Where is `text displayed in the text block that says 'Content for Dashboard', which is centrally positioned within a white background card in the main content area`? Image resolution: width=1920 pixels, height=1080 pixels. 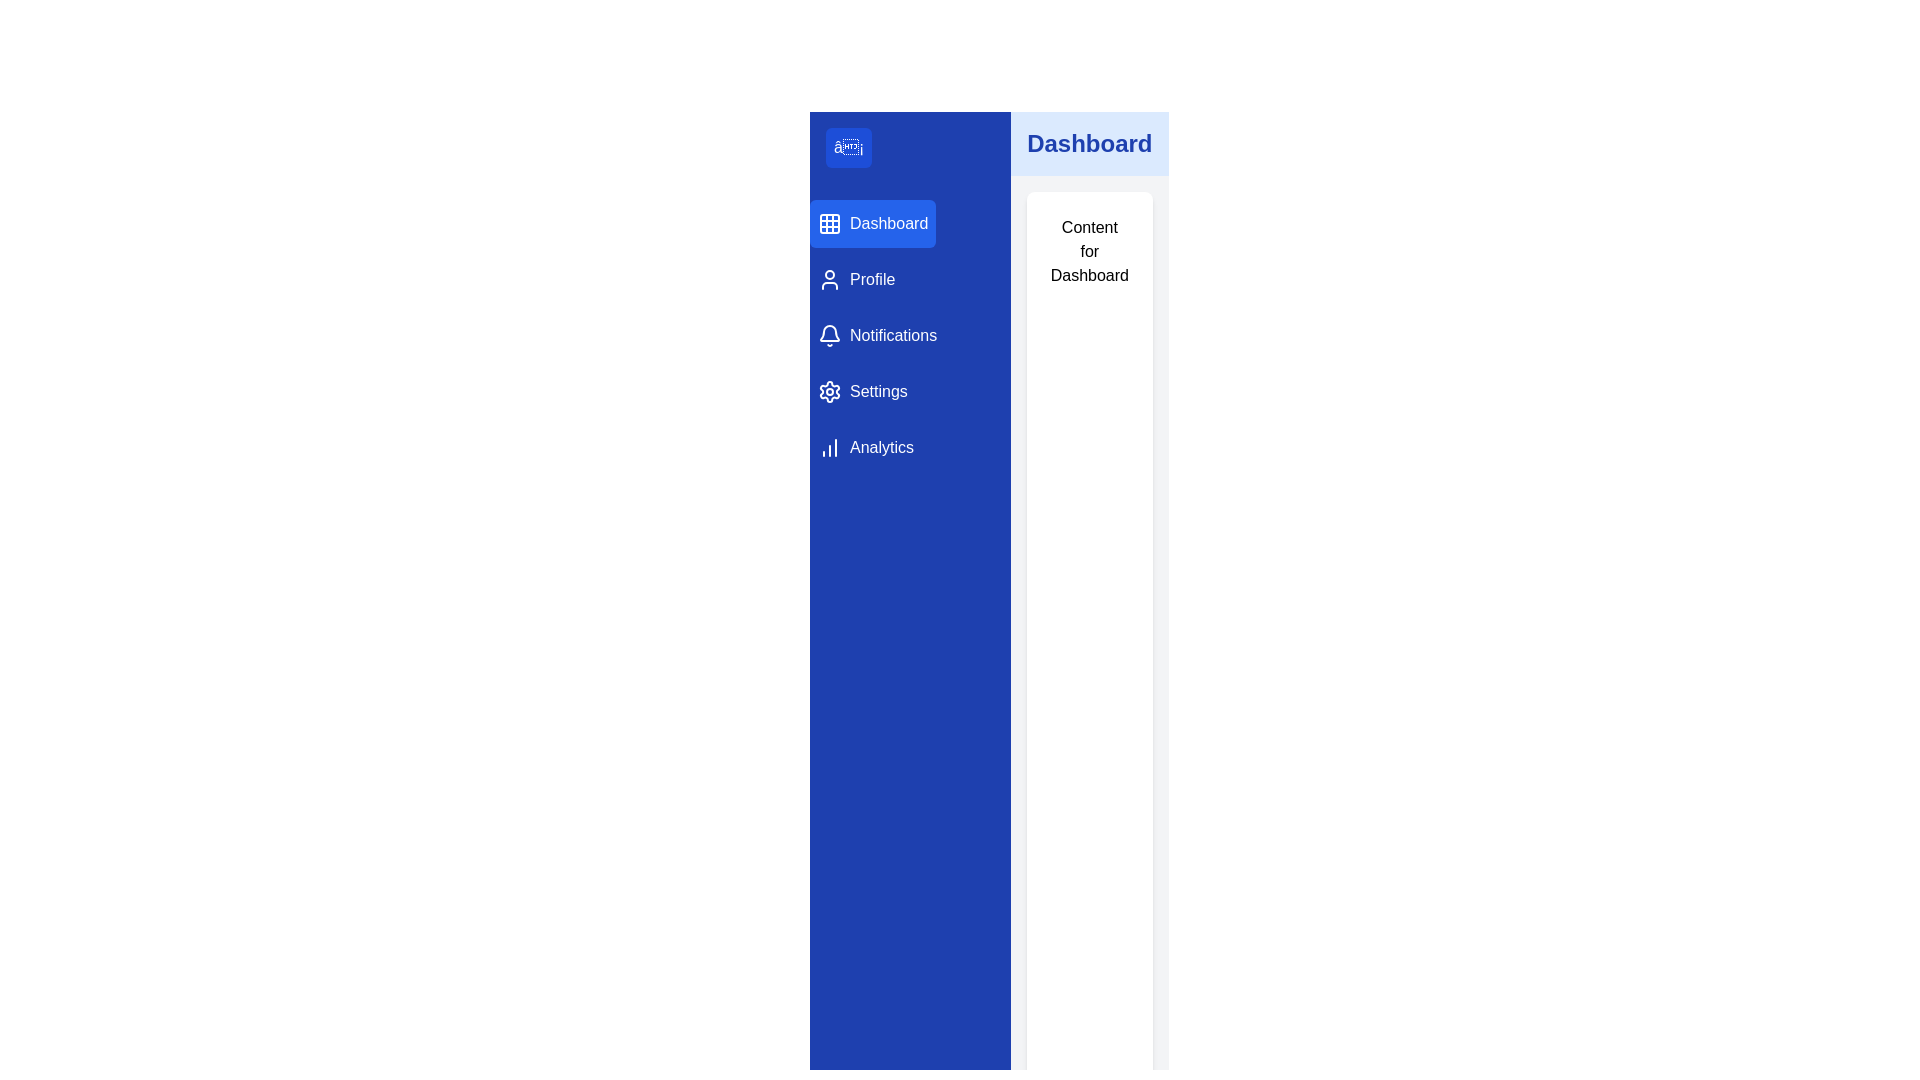 text displayed in the text block that says 'Content for Dashboard', which is centrally positioned within a white background card in the main content area is located at coordinates (1088, 250).